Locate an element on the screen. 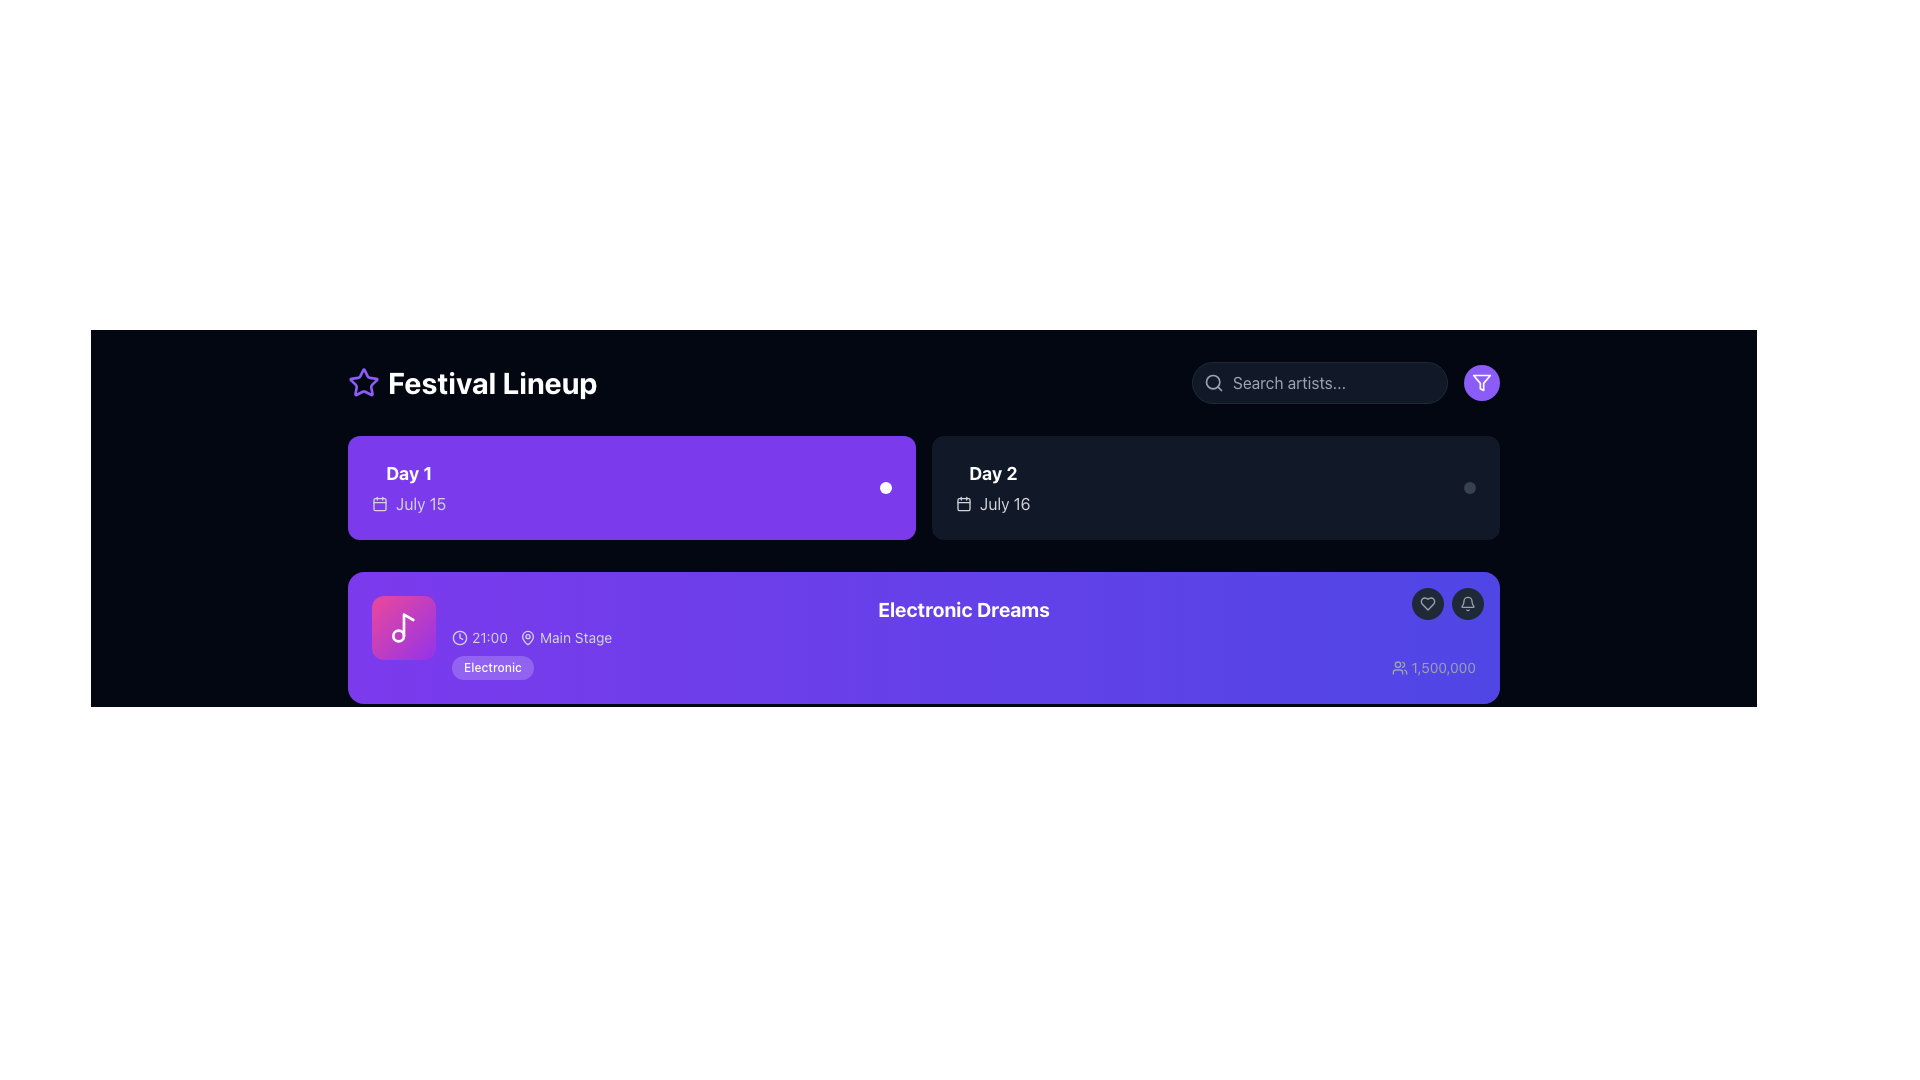 The height and width of the screenshot is (1080, 1920). the heart icon button located at the bottom-right corner of the 'Electronic Dreams' event panel is located at coordinates (1427, 603).